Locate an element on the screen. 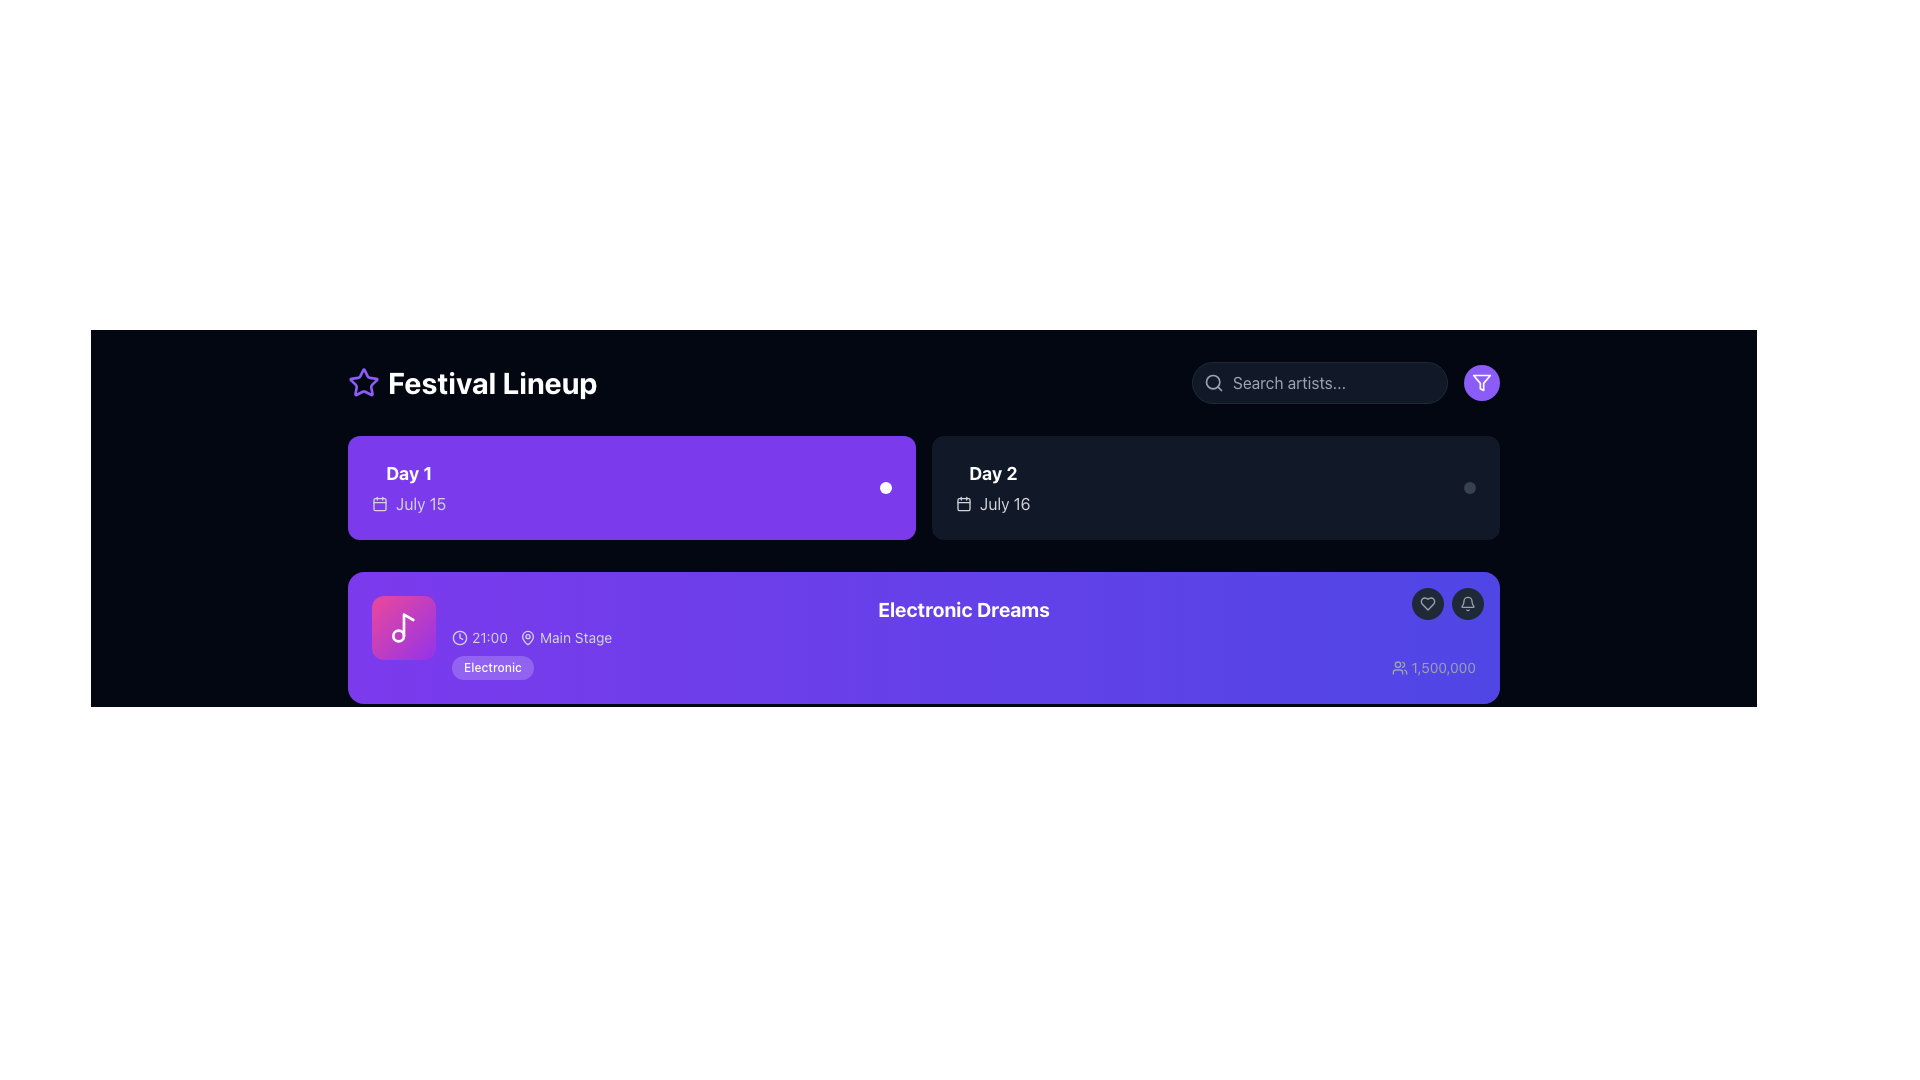 The height and width of the screenshot is (1080, 1920). the heart icon button located at the bottom-right corner of the 'Electronic Dreams' event panel is located at coordinates (1427, 603).